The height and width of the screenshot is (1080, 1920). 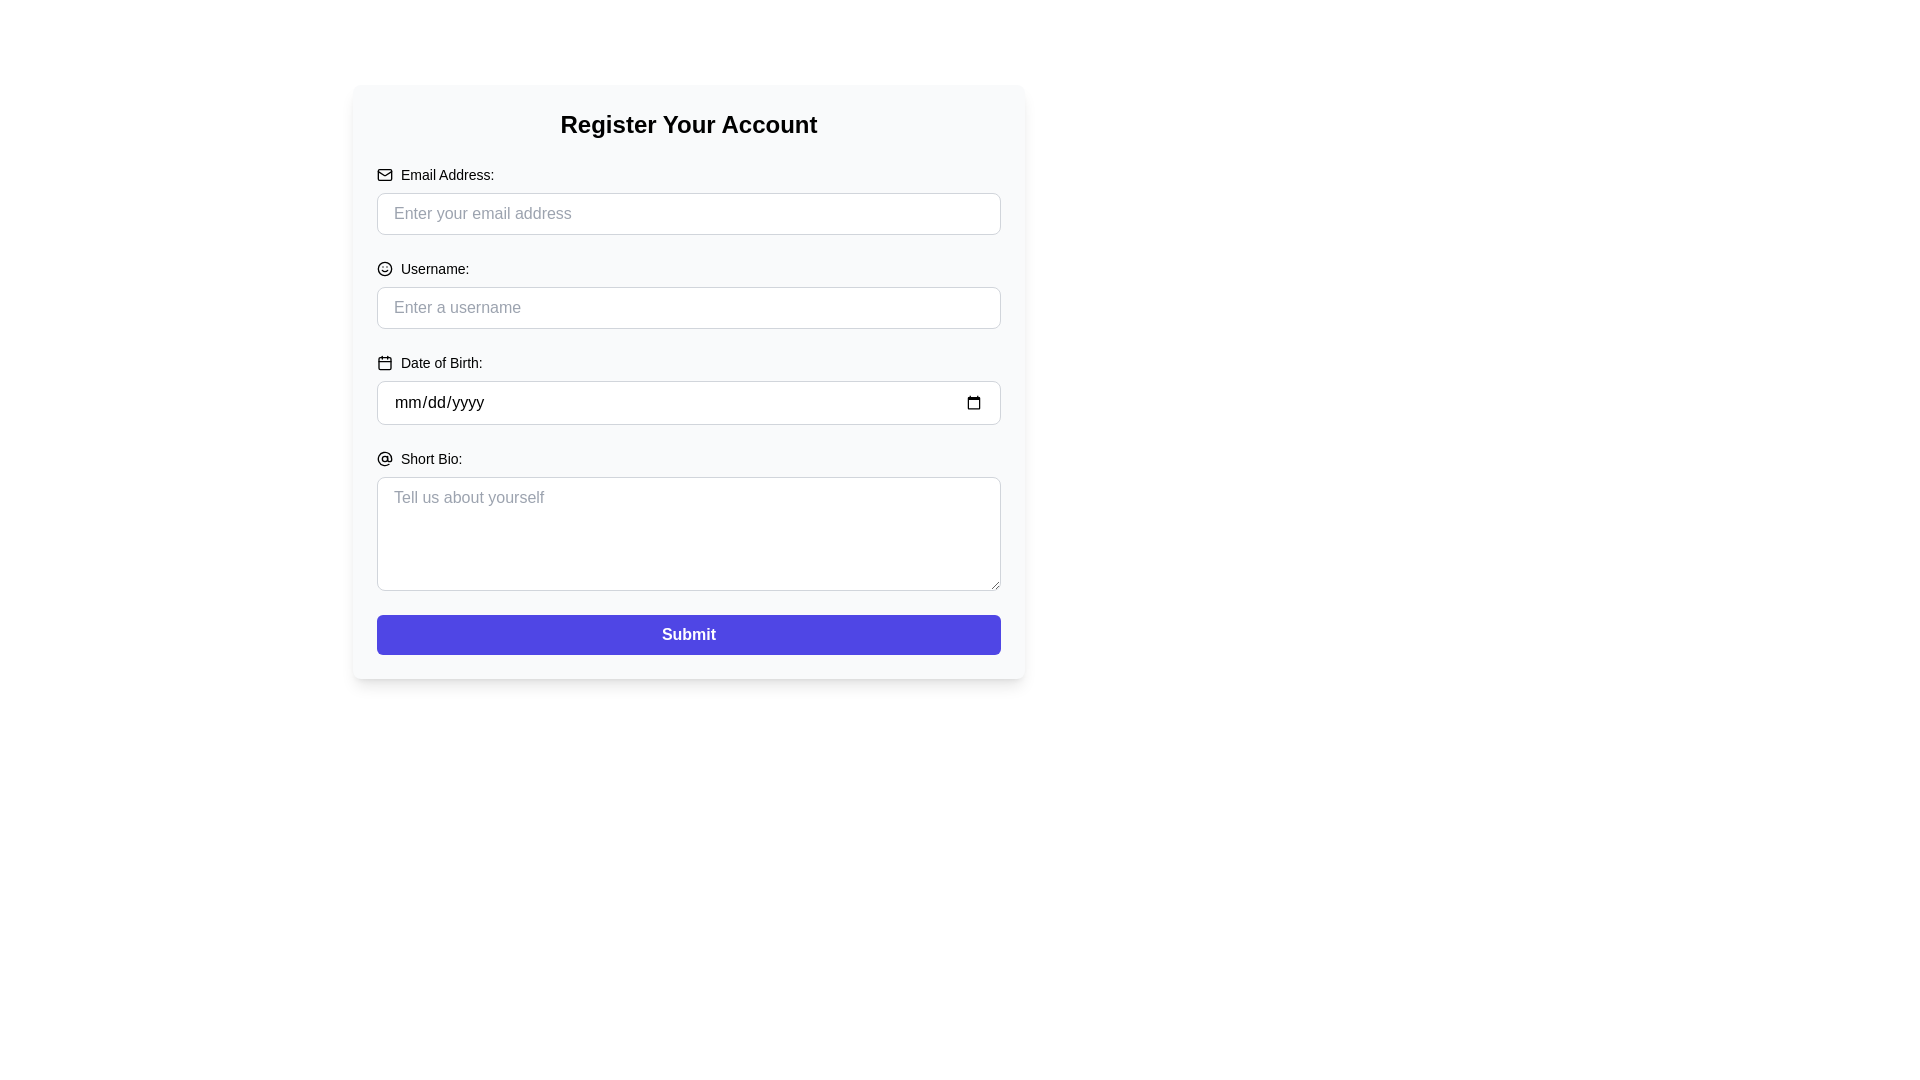 I want to click on the email input box labeled 'Email Address:', so click(x=689, y=200).